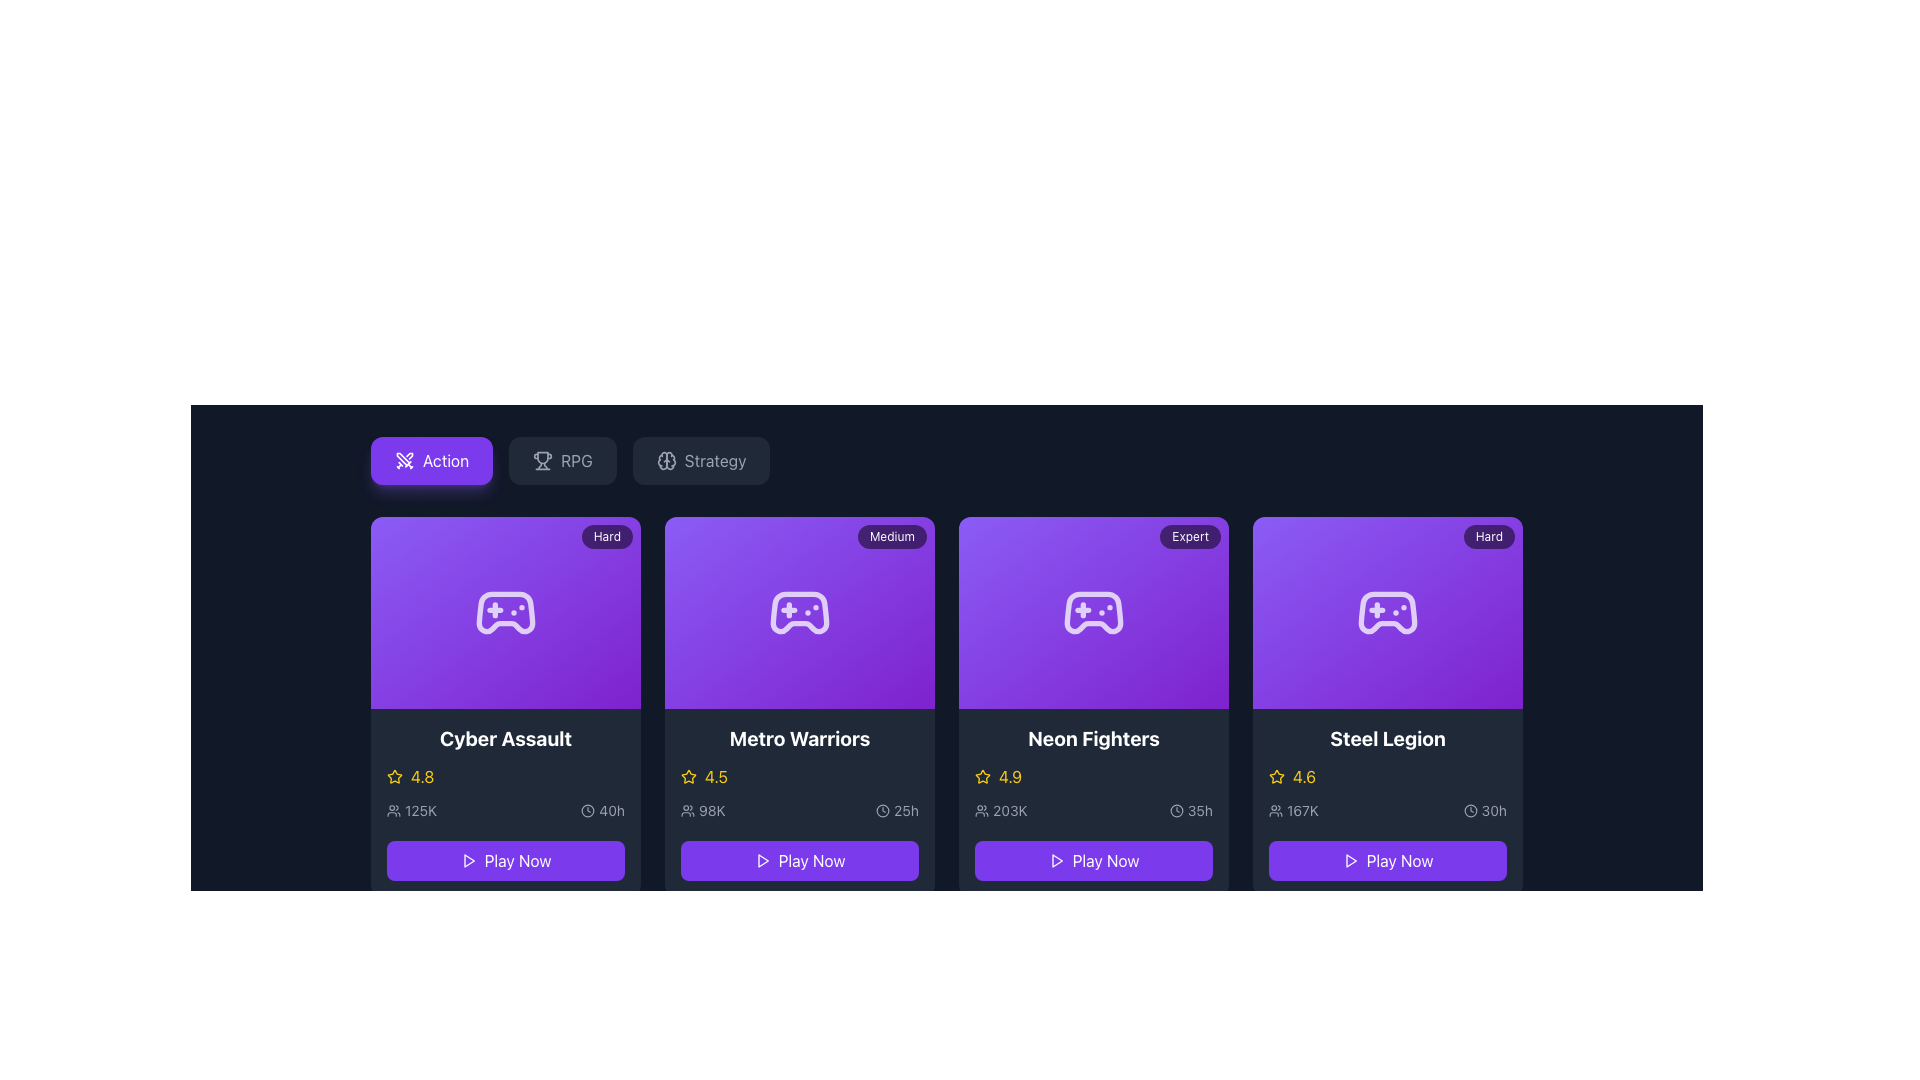 The image size is (1920, 1080). Describe the element at coordinates (1104, 859) in the screenshot. I see `the 'Play Now' text label, which is displayed in white capitalized bold sans-serif font, located within the third card labeled 'Neon Fighters' at the bottom of the card` at that location.